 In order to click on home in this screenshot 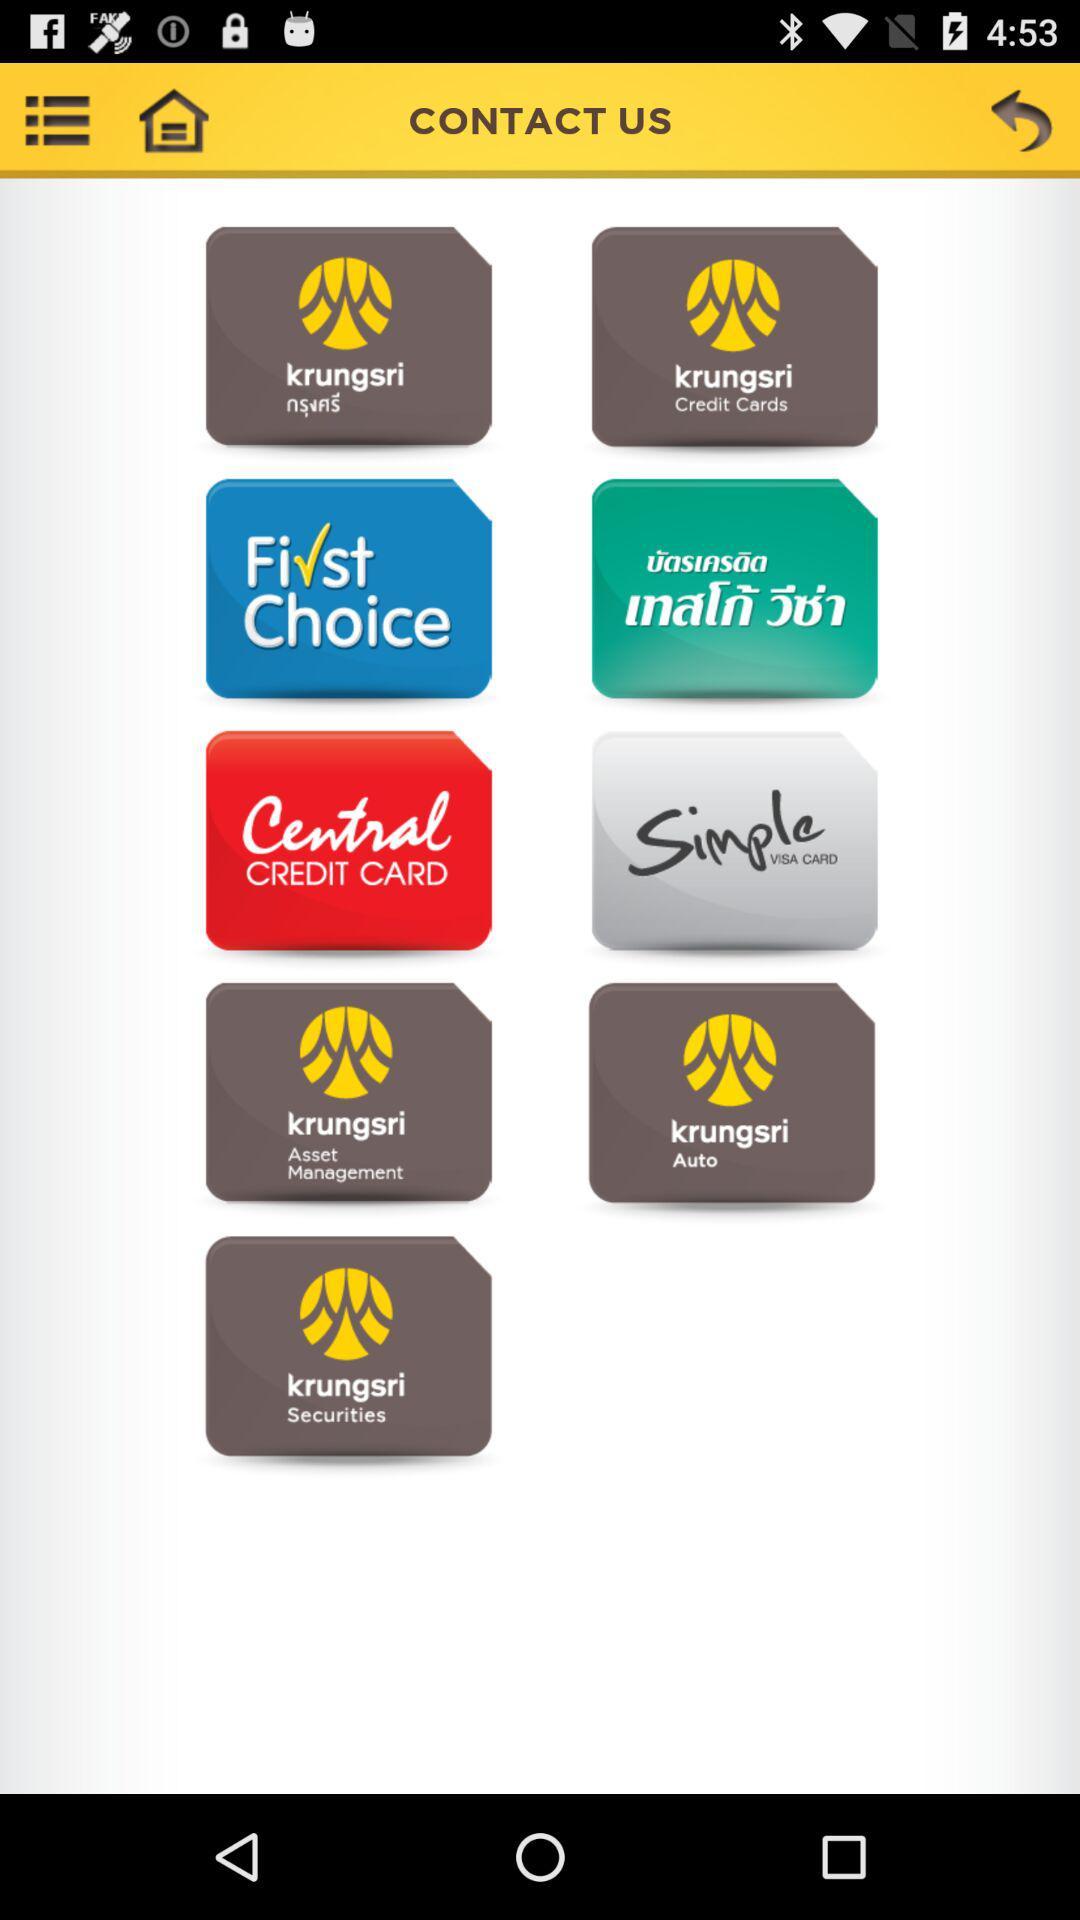, I will do `click(172, 119)`.